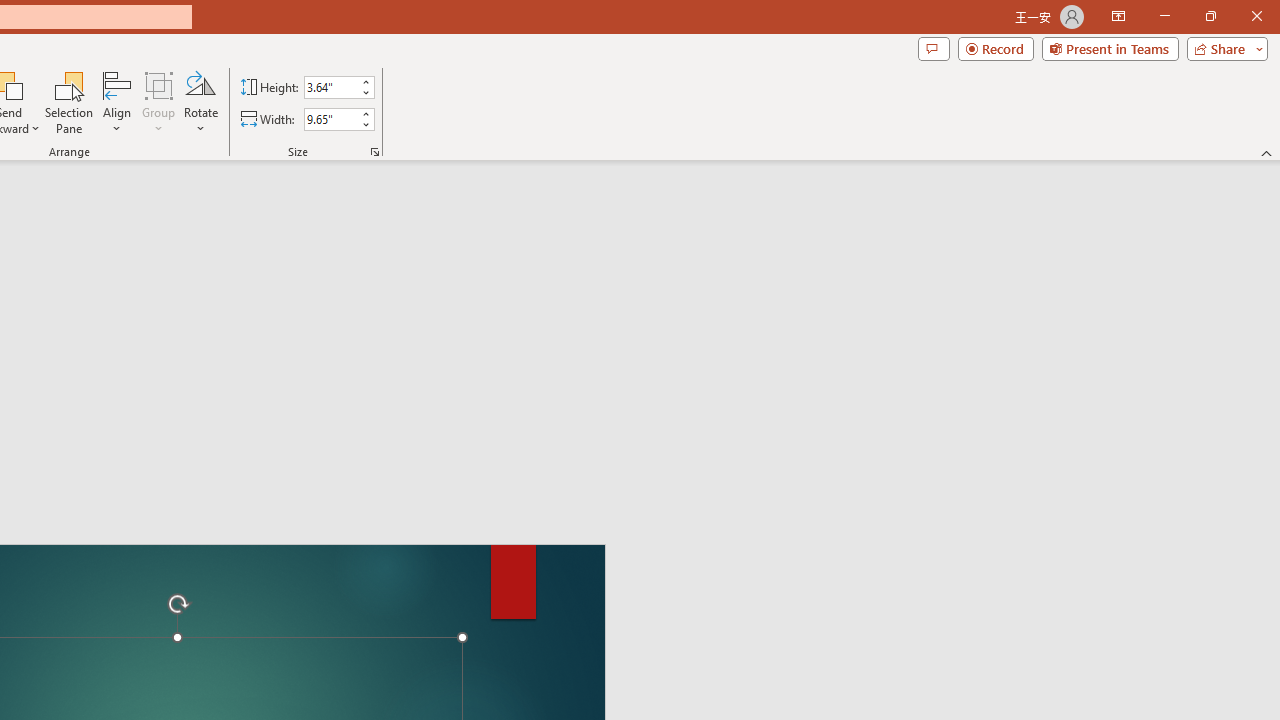 The width and height of the screenshot is (1280, 720). Describe the element at coordinates (158, 103) in the screenshot. I see `'Group'` at that location.